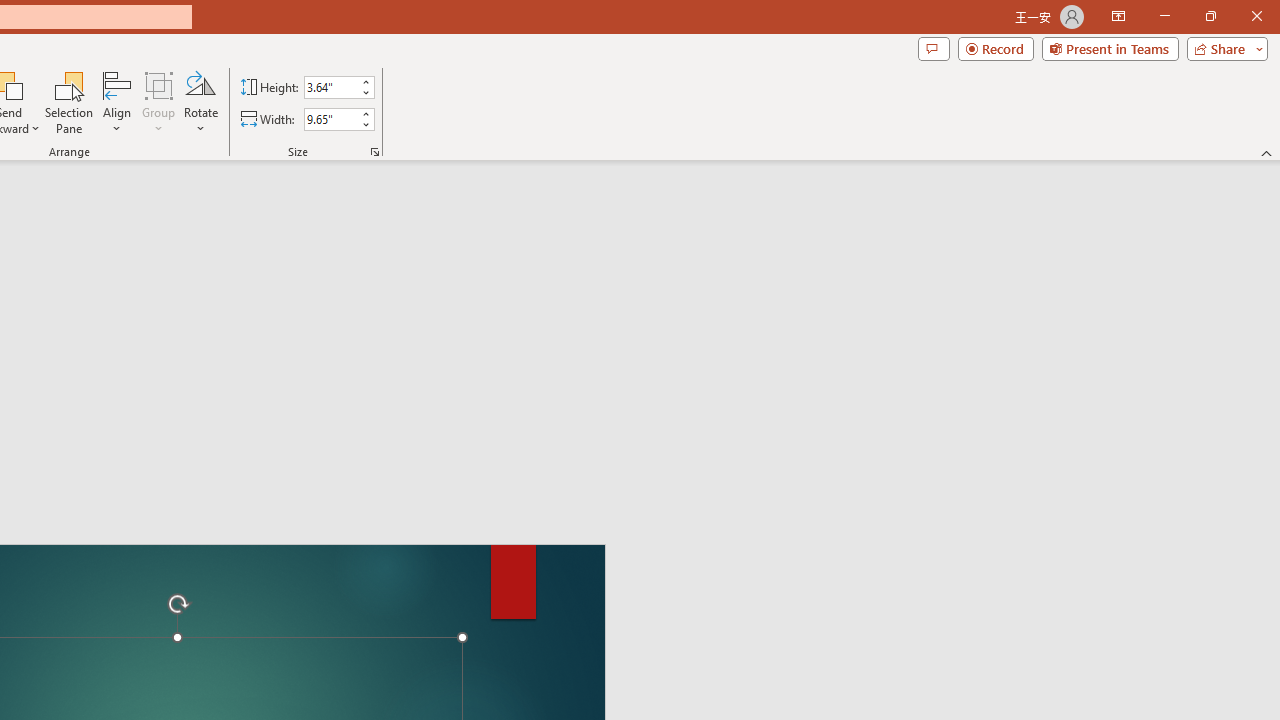 The width and height of the screenshot is (1280, 720). Describe the element at coordinates (158, 103) in the screenshot. I see `'Group'` at that location.